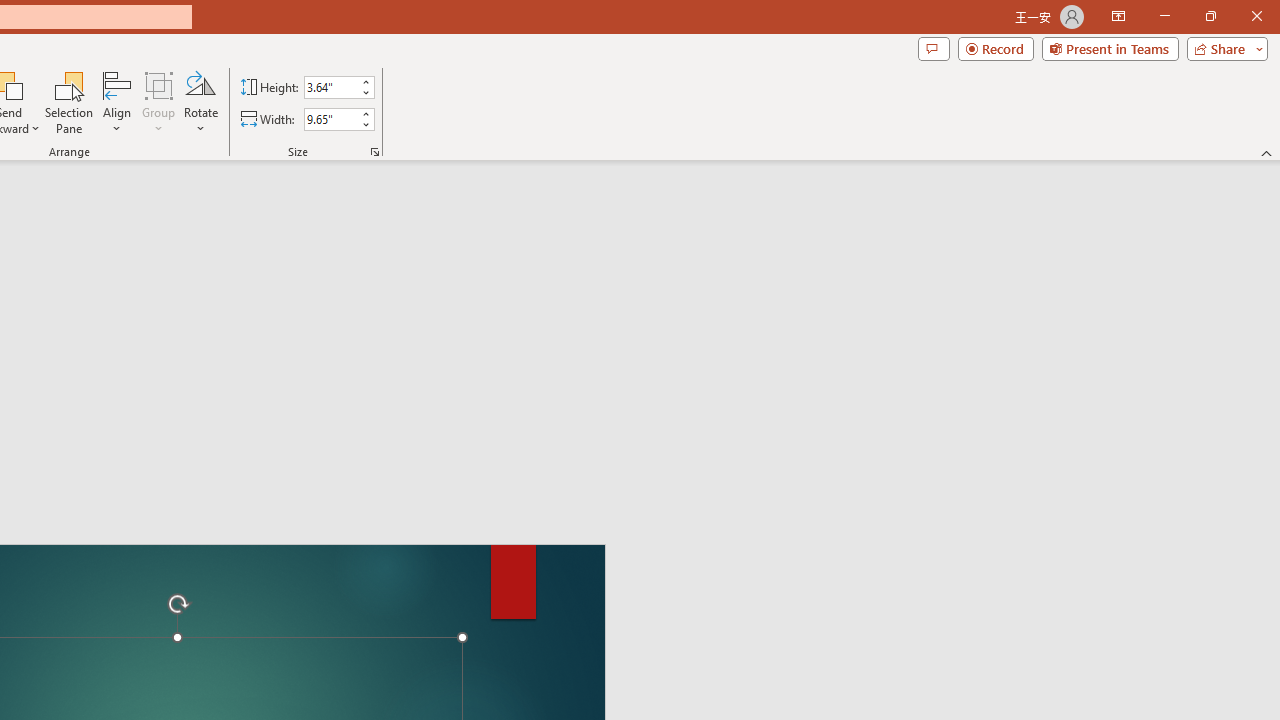 The width and height of the screenshot is (1280, 720). Describe the element at coordinates (158, 103) in the screenshot. I see `'Group'` at that location.